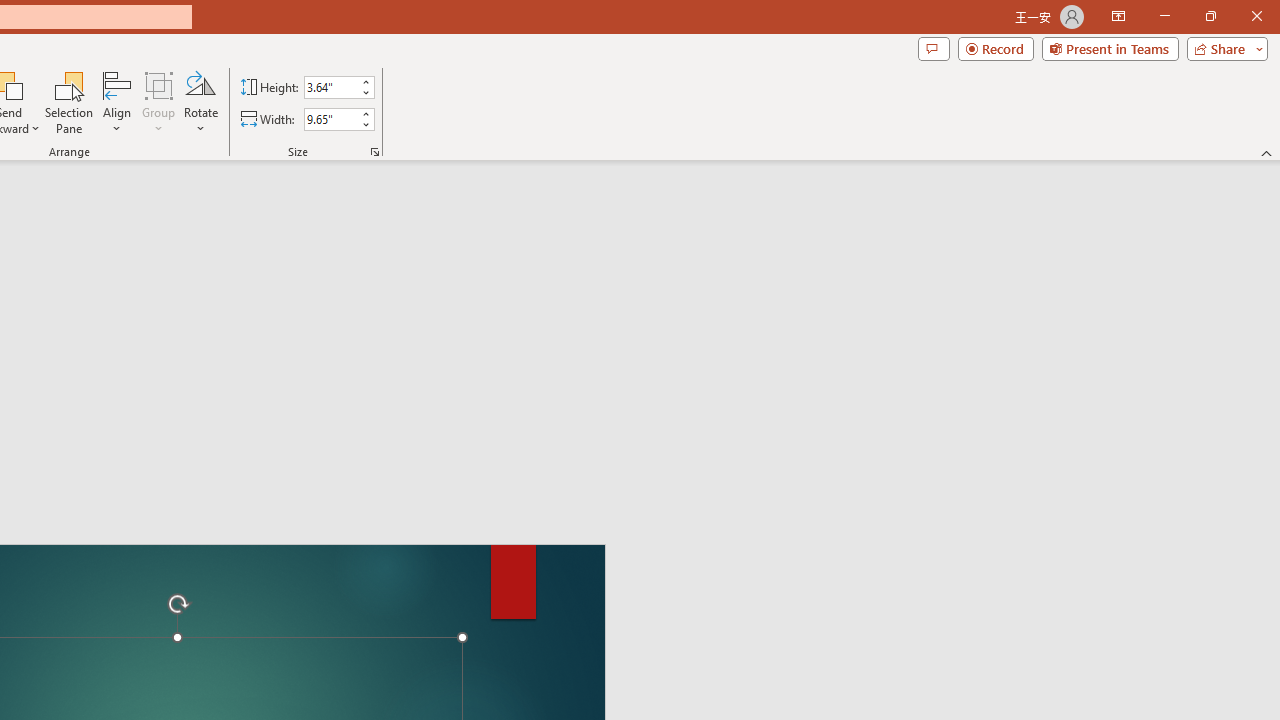 The width and height of the screenshot is (1280, 720). Describe the element at coordinates (158, 103) in the screenshot. I see `'Group'` at that location.